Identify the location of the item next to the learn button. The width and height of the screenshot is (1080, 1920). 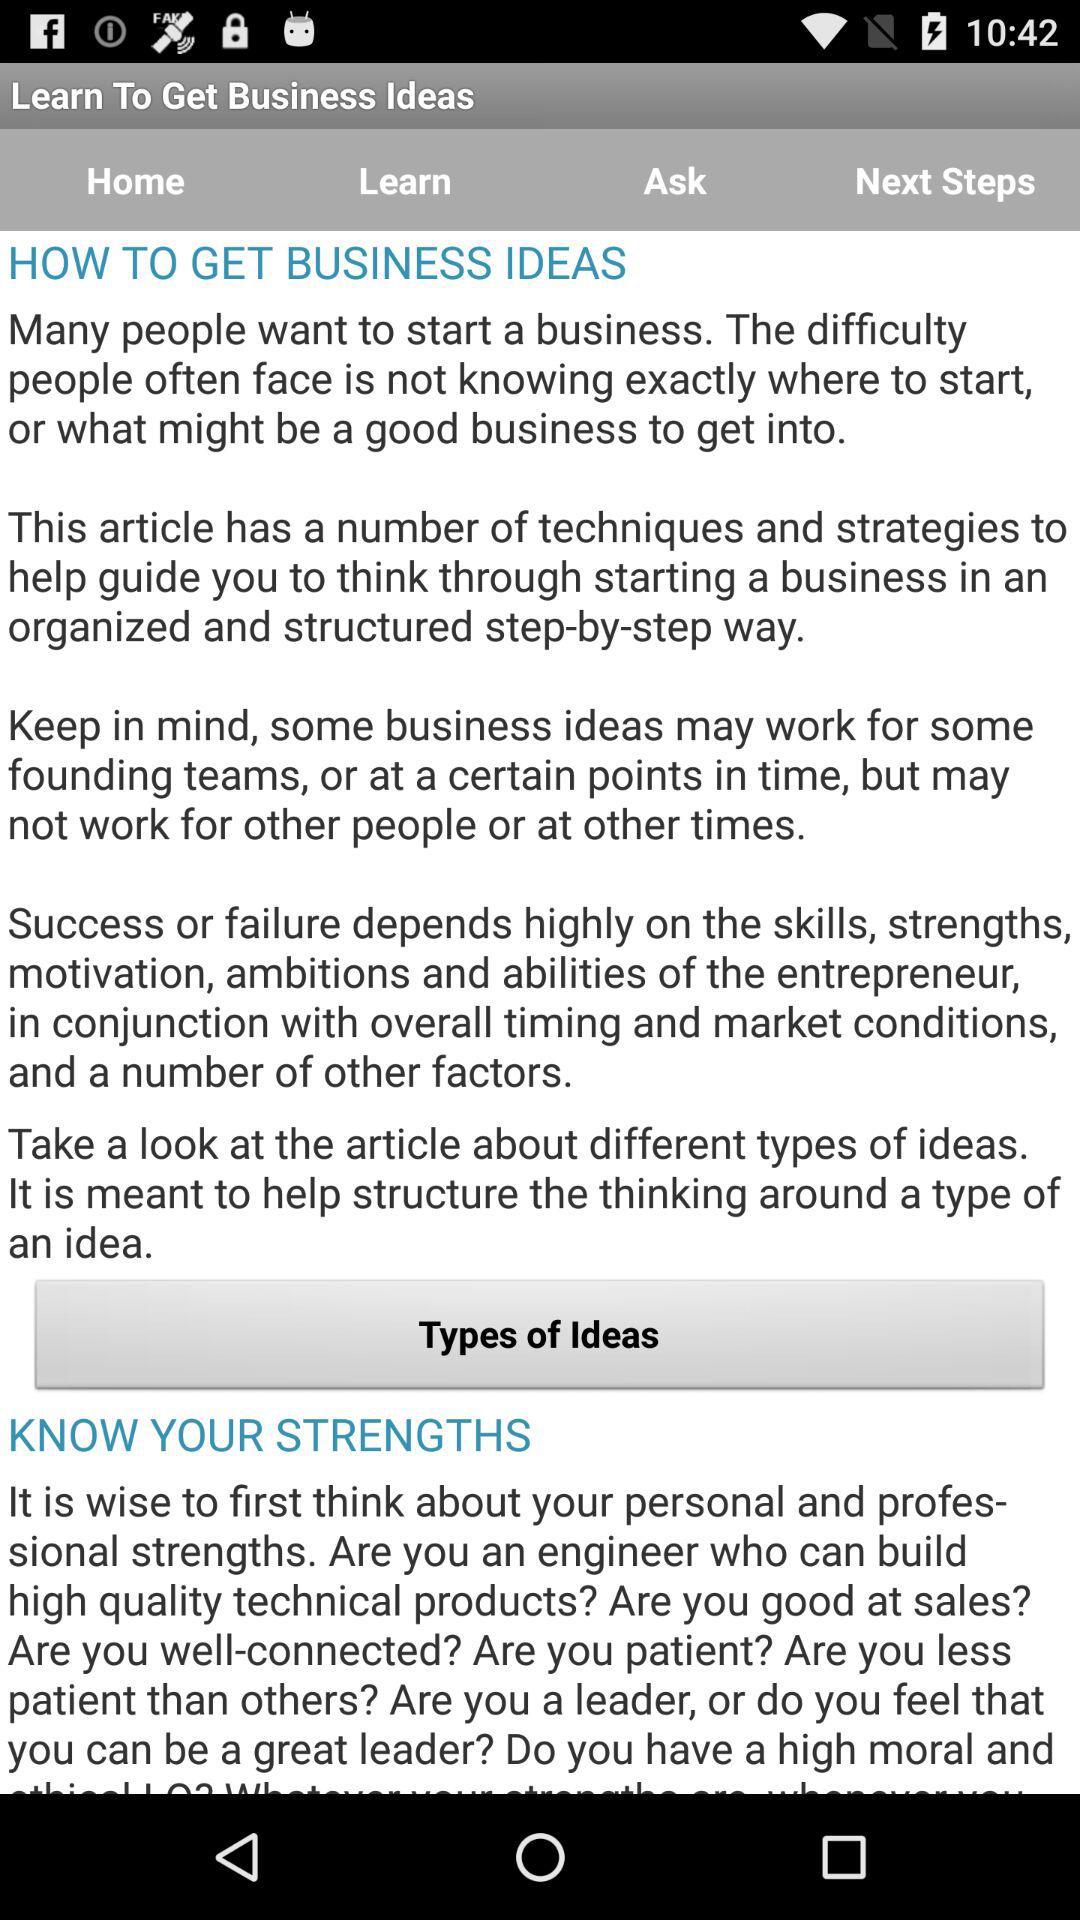
(135, 180).